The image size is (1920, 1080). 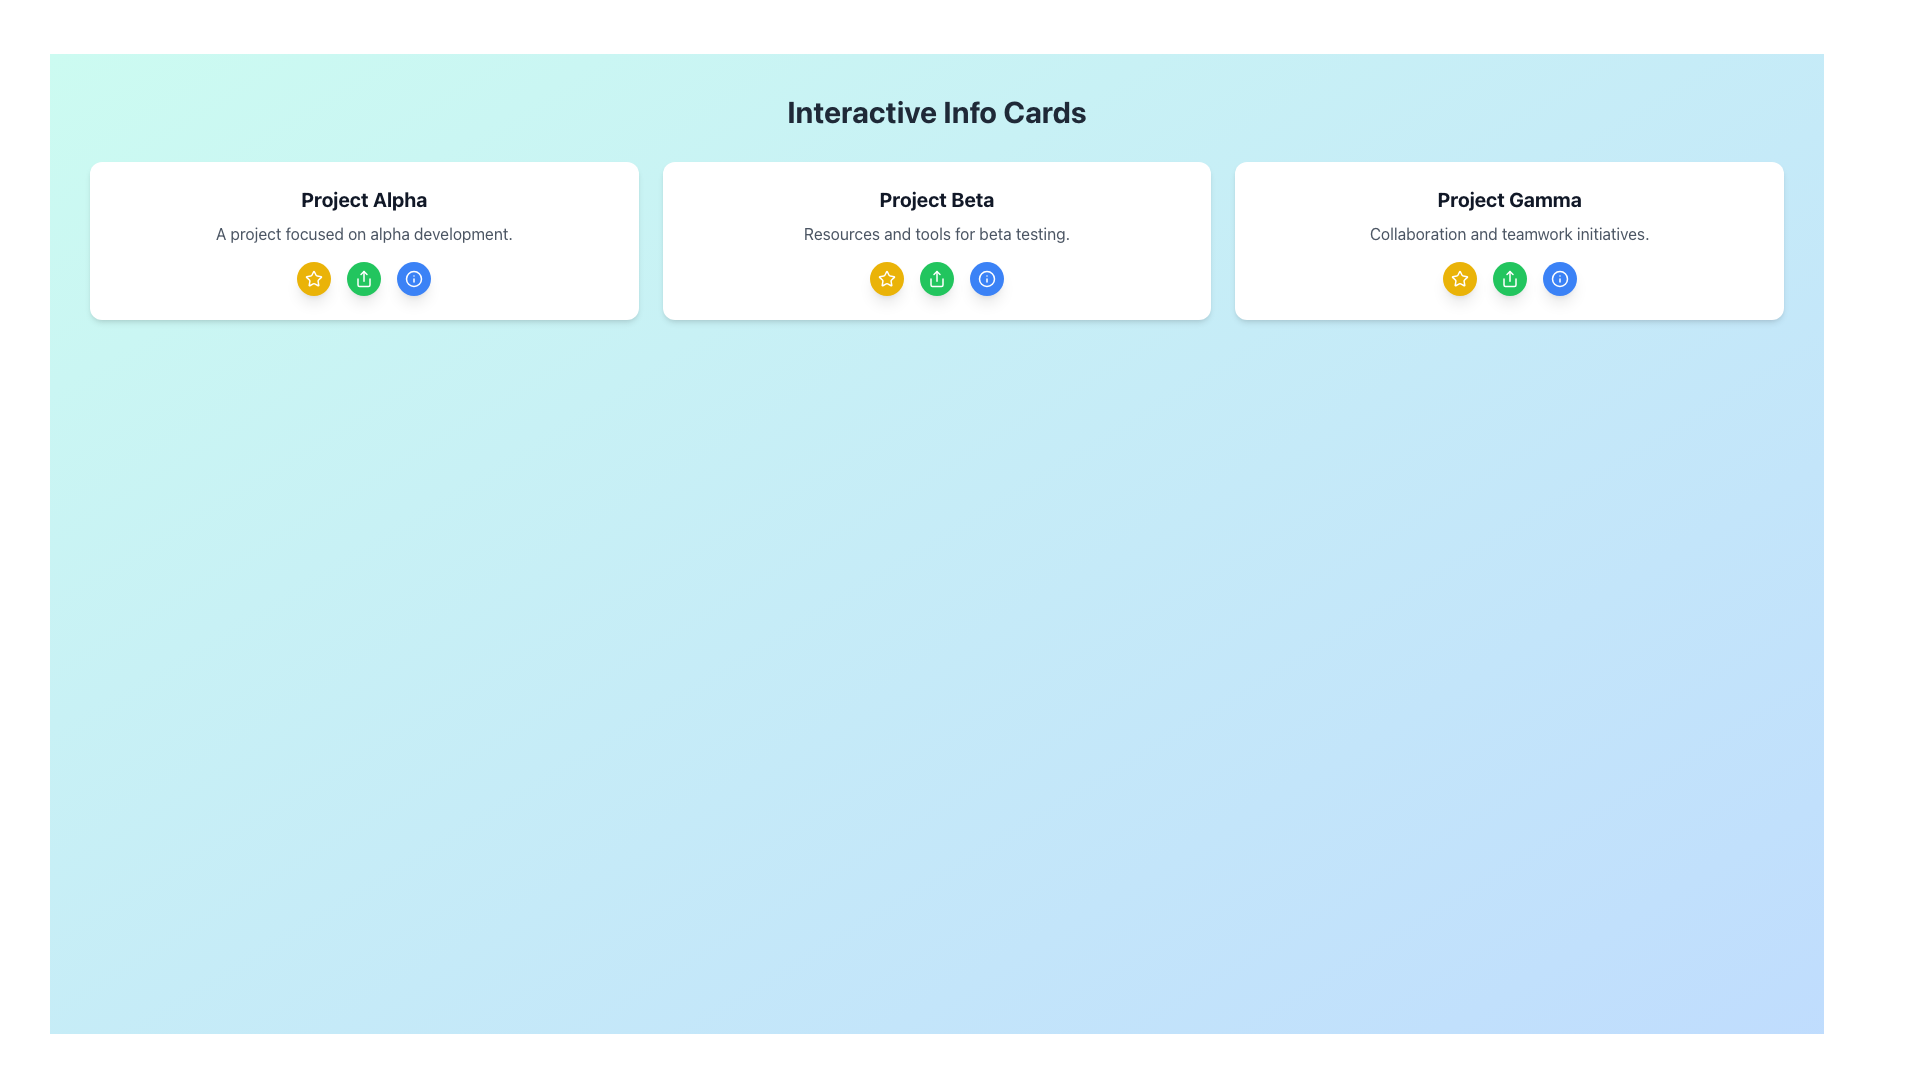 I want to click on the first circular outline icon with a blue color located beneath the title and description of 'Project Alpha' in the information card, so click(x=413, y=278).